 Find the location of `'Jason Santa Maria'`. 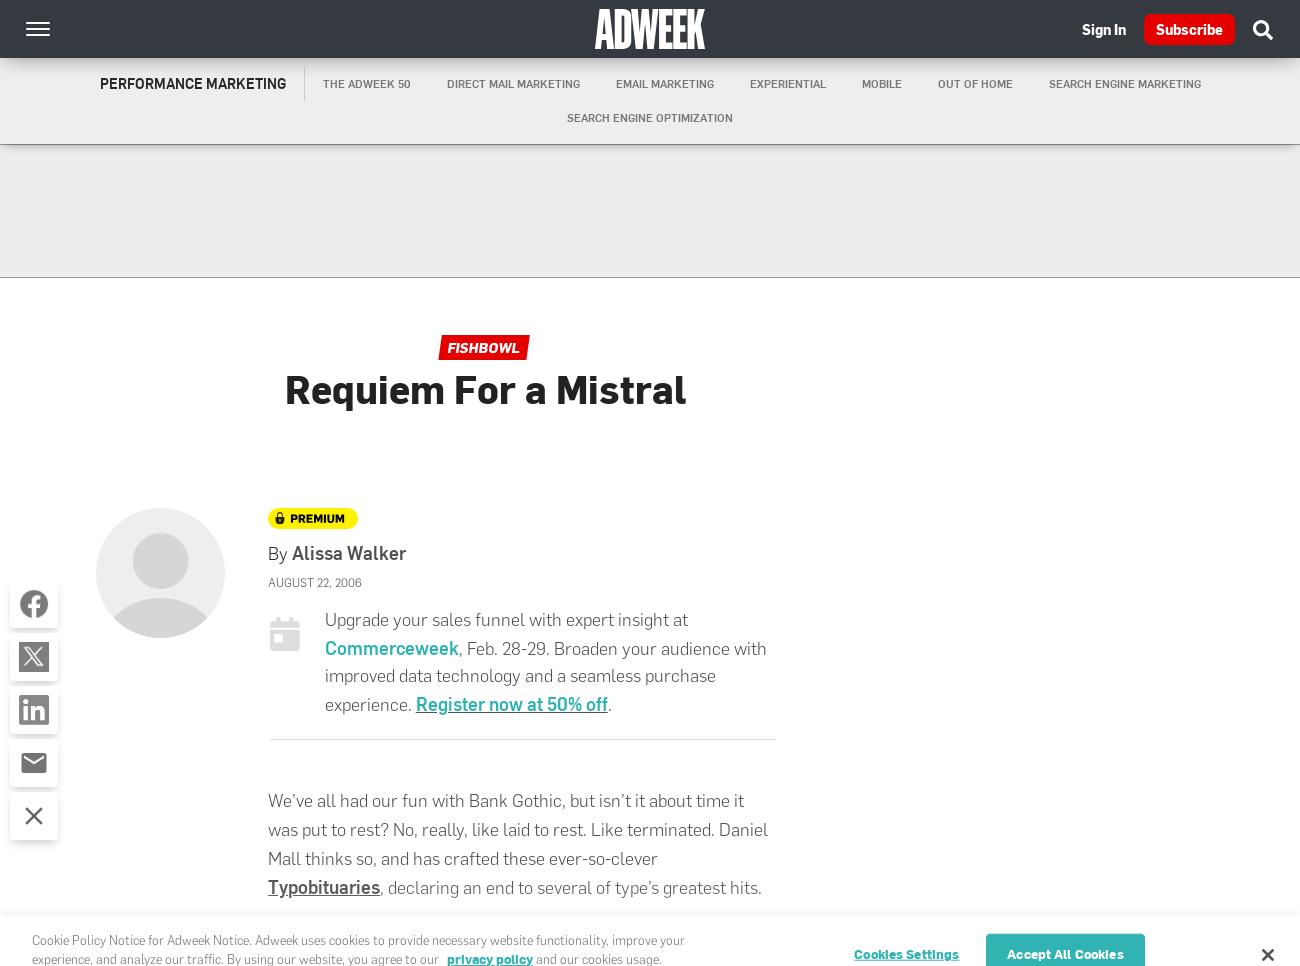

'Jason Santa Maria' is located at coordinates (462, 934).